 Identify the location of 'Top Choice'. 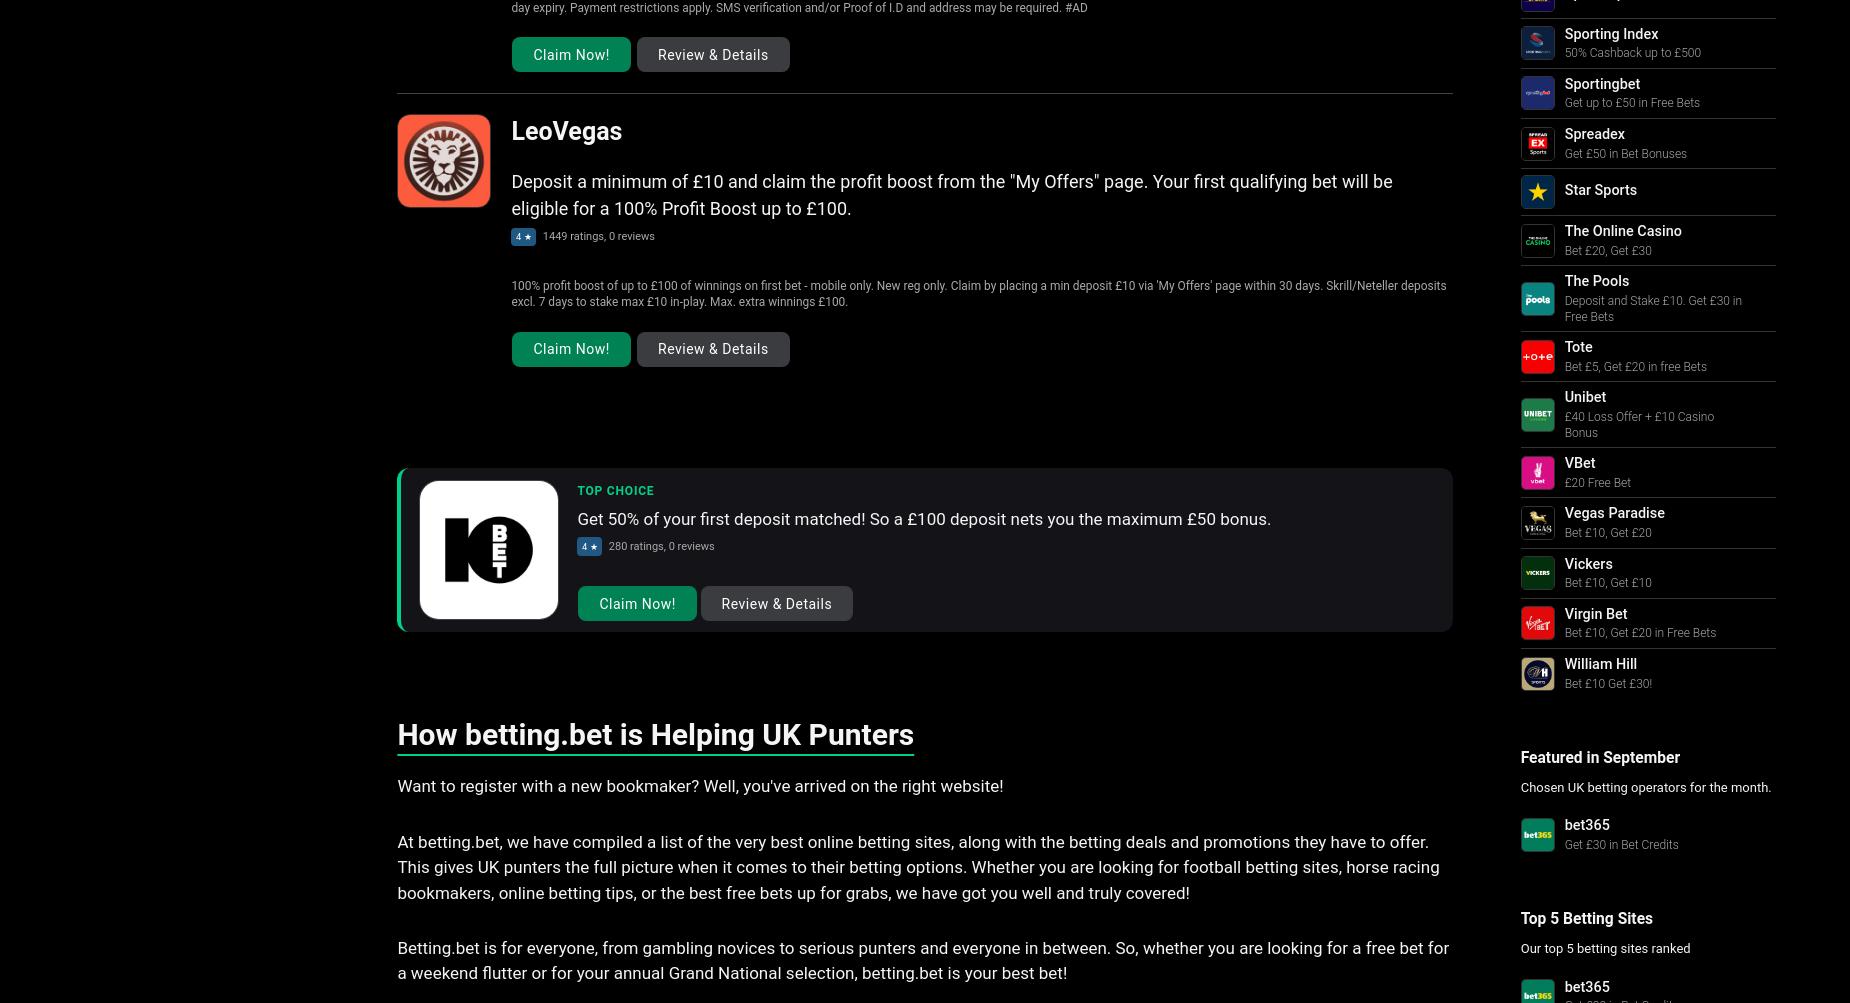
(577, 489).